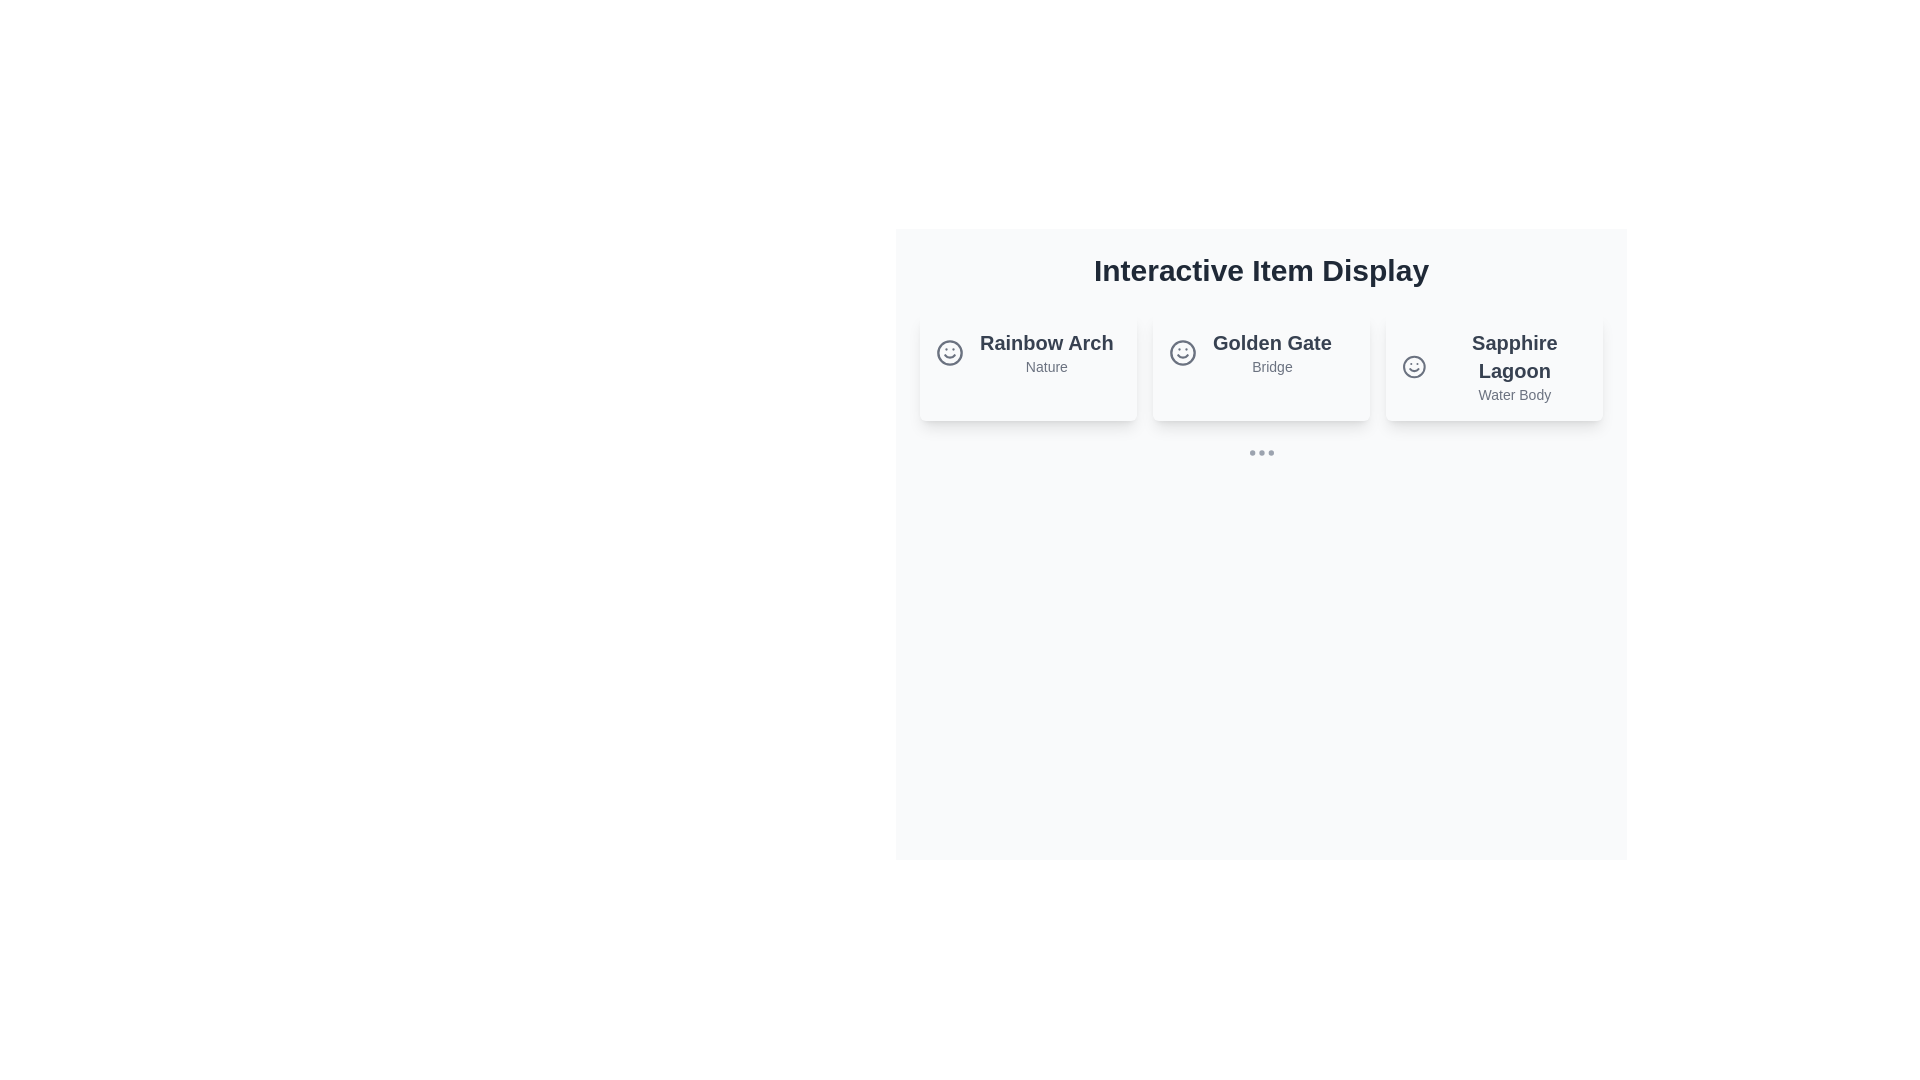  Describe the element at coordinates (1045, 342) in the screenshot. I see `the text label that represents the title of the first card in a horizontal list, positioned above the 'Nature' text element` at that location.